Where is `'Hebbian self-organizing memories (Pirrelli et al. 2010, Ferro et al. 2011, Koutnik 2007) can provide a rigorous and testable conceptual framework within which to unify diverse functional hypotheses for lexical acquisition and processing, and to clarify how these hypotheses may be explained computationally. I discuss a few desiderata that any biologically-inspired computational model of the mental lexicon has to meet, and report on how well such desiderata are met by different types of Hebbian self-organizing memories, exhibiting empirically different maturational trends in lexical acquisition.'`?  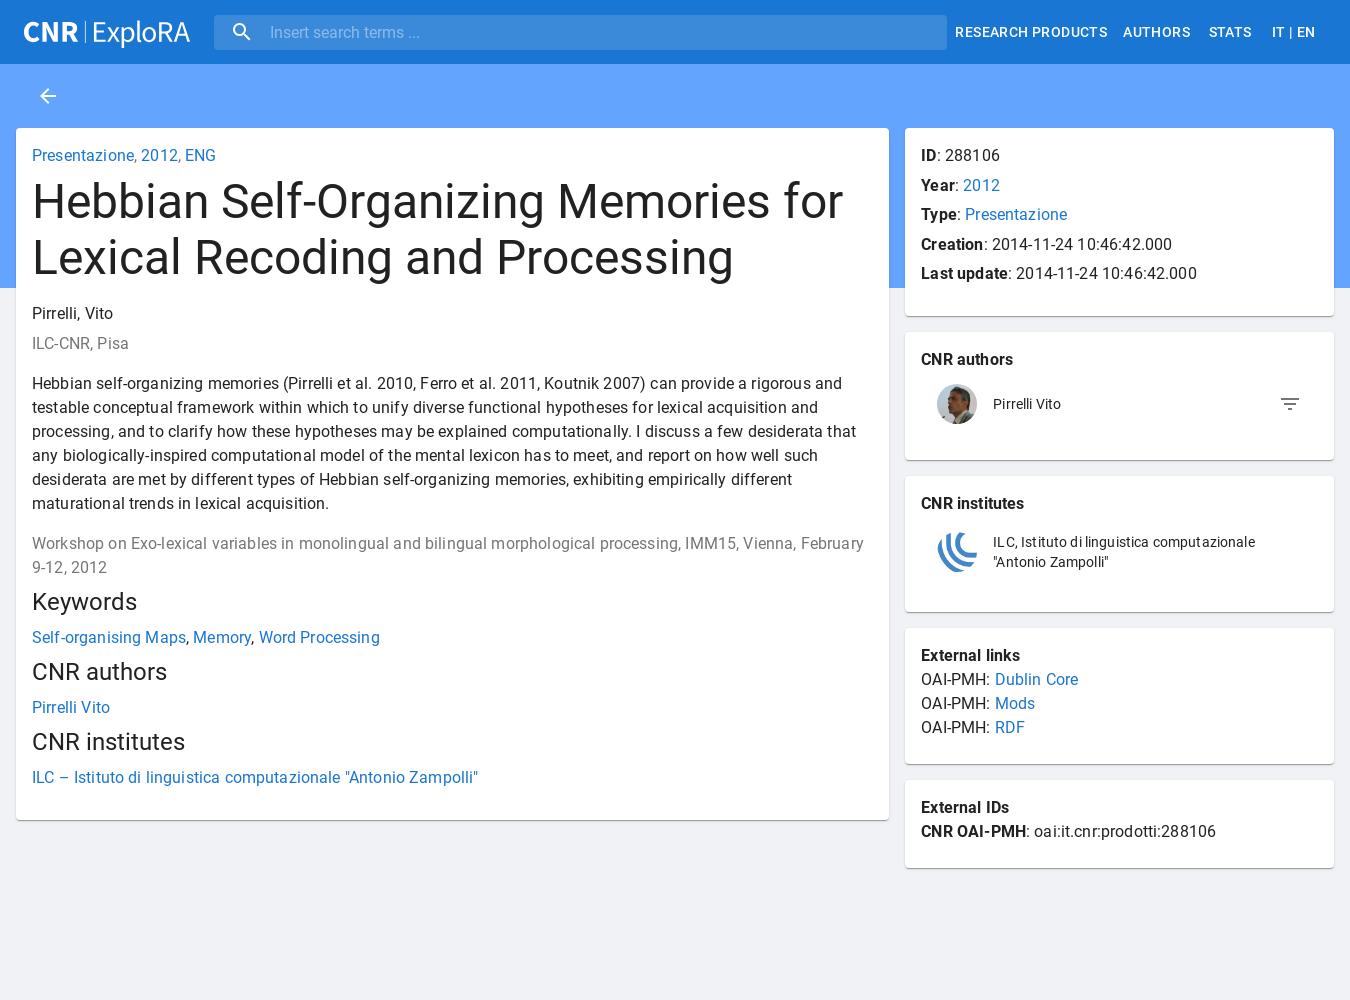
'Hebbian self-organizing memories (Pirrelli et al. 2010, Ferro et al. 2011, Koutnik 2007) can provide a rigorous and testable conceptual framework within which to unify diverse functional hypotheses for lexical acquisition and processing, and to clarify how these hypotheses may be explained computationally. I discuss a few desiderata that any biologically-inspired computational model of the mental lexicon has to meet, and report on how well such desiderata are met by different types of Hebbian self-organizing memories, exhibiting empirically different maturational trends in lexical acquisition.' is located at coordinates (443, 442).